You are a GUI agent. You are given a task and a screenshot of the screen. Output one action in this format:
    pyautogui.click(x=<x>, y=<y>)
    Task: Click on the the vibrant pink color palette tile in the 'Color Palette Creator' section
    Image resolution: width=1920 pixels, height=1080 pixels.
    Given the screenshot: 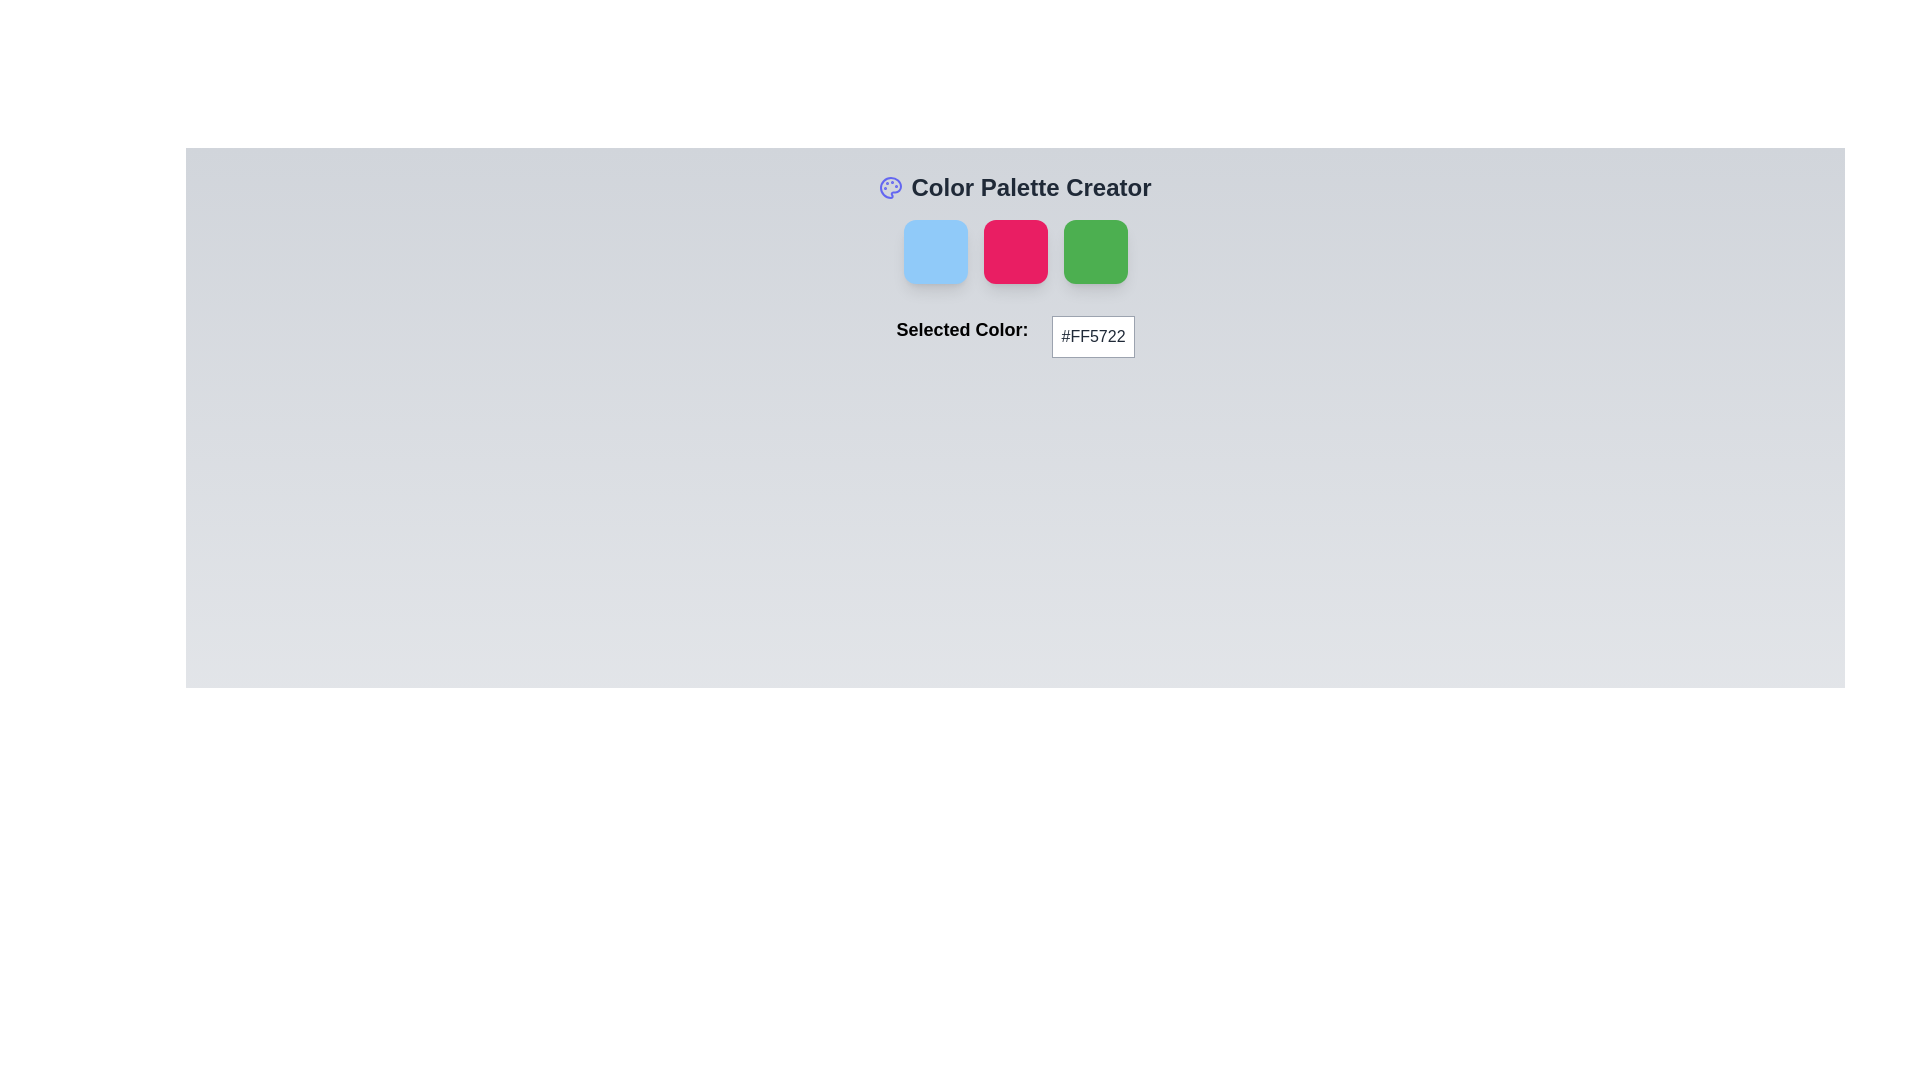 What is the action you would take?
    pyautogui.click(x=1015, y=250)
    